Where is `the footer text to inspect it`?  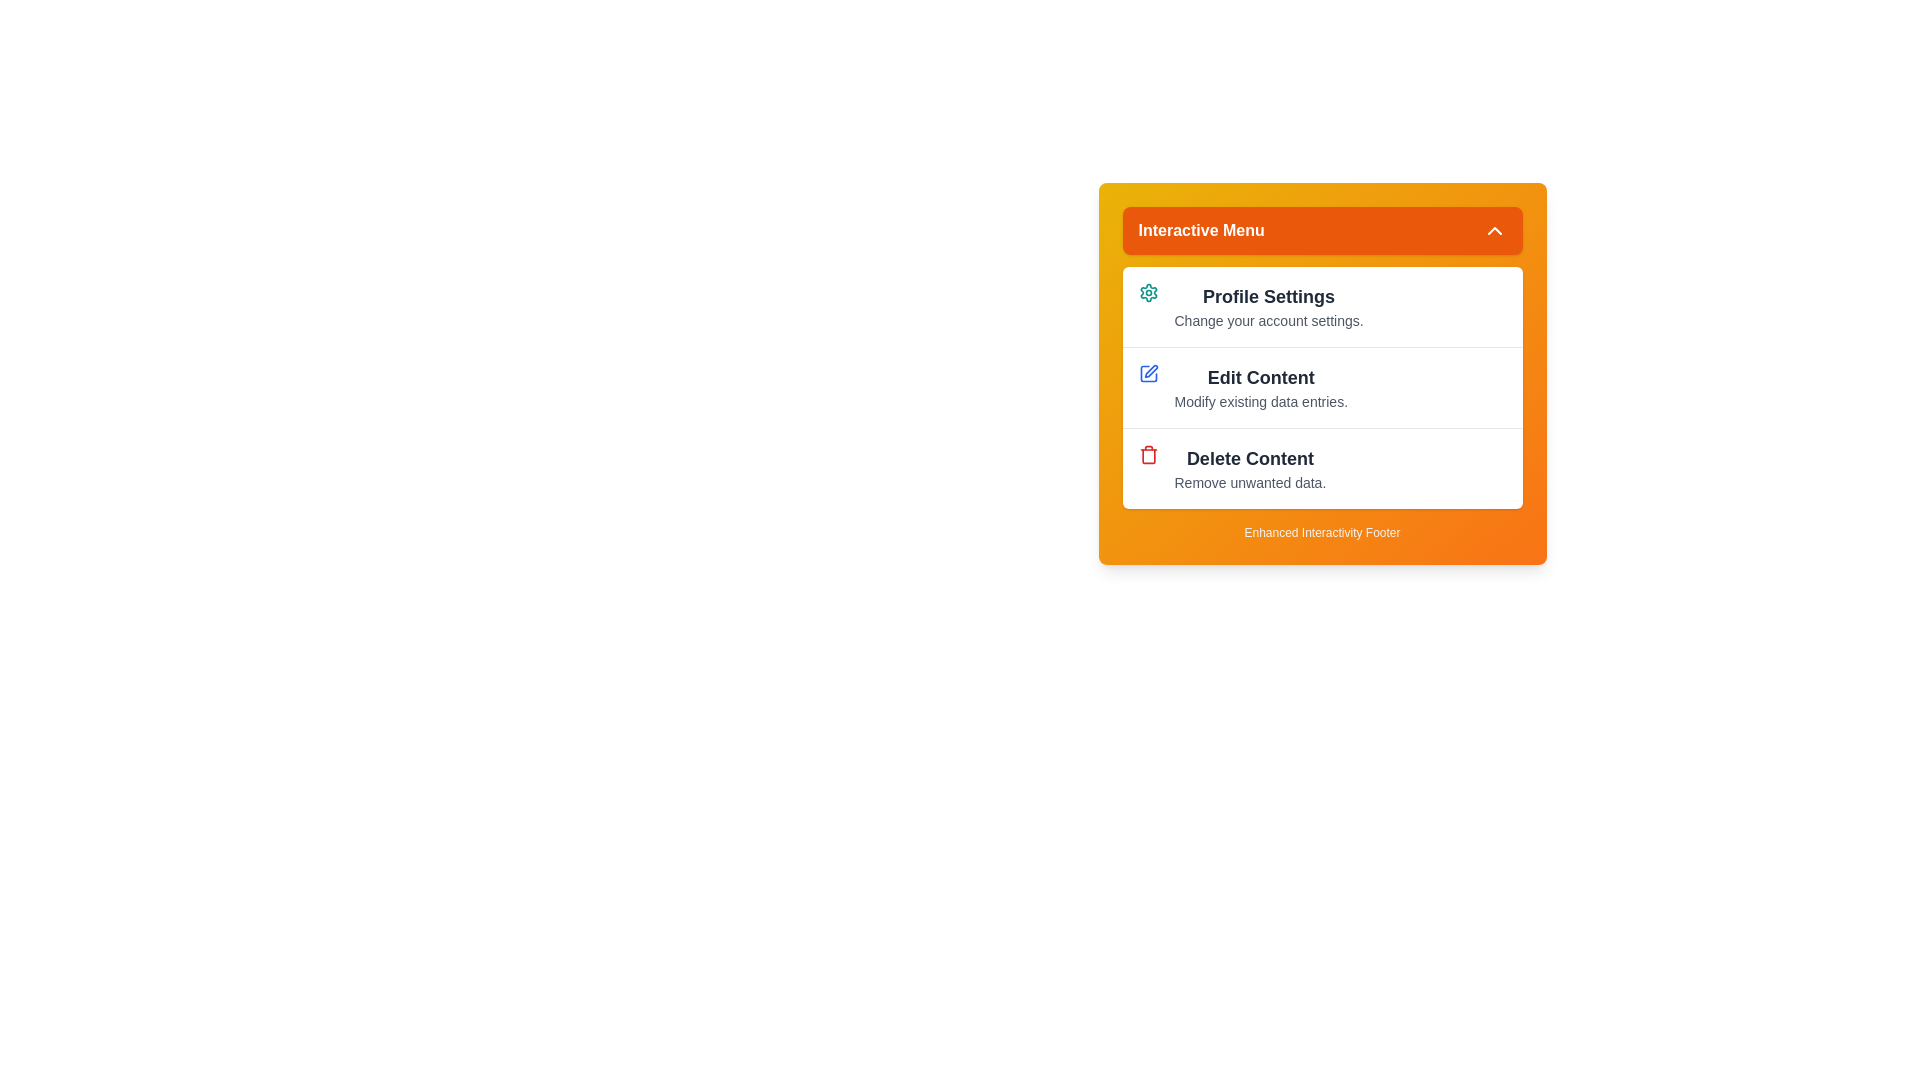
the footer text to inspect it is located at coordinates (1322, 531).